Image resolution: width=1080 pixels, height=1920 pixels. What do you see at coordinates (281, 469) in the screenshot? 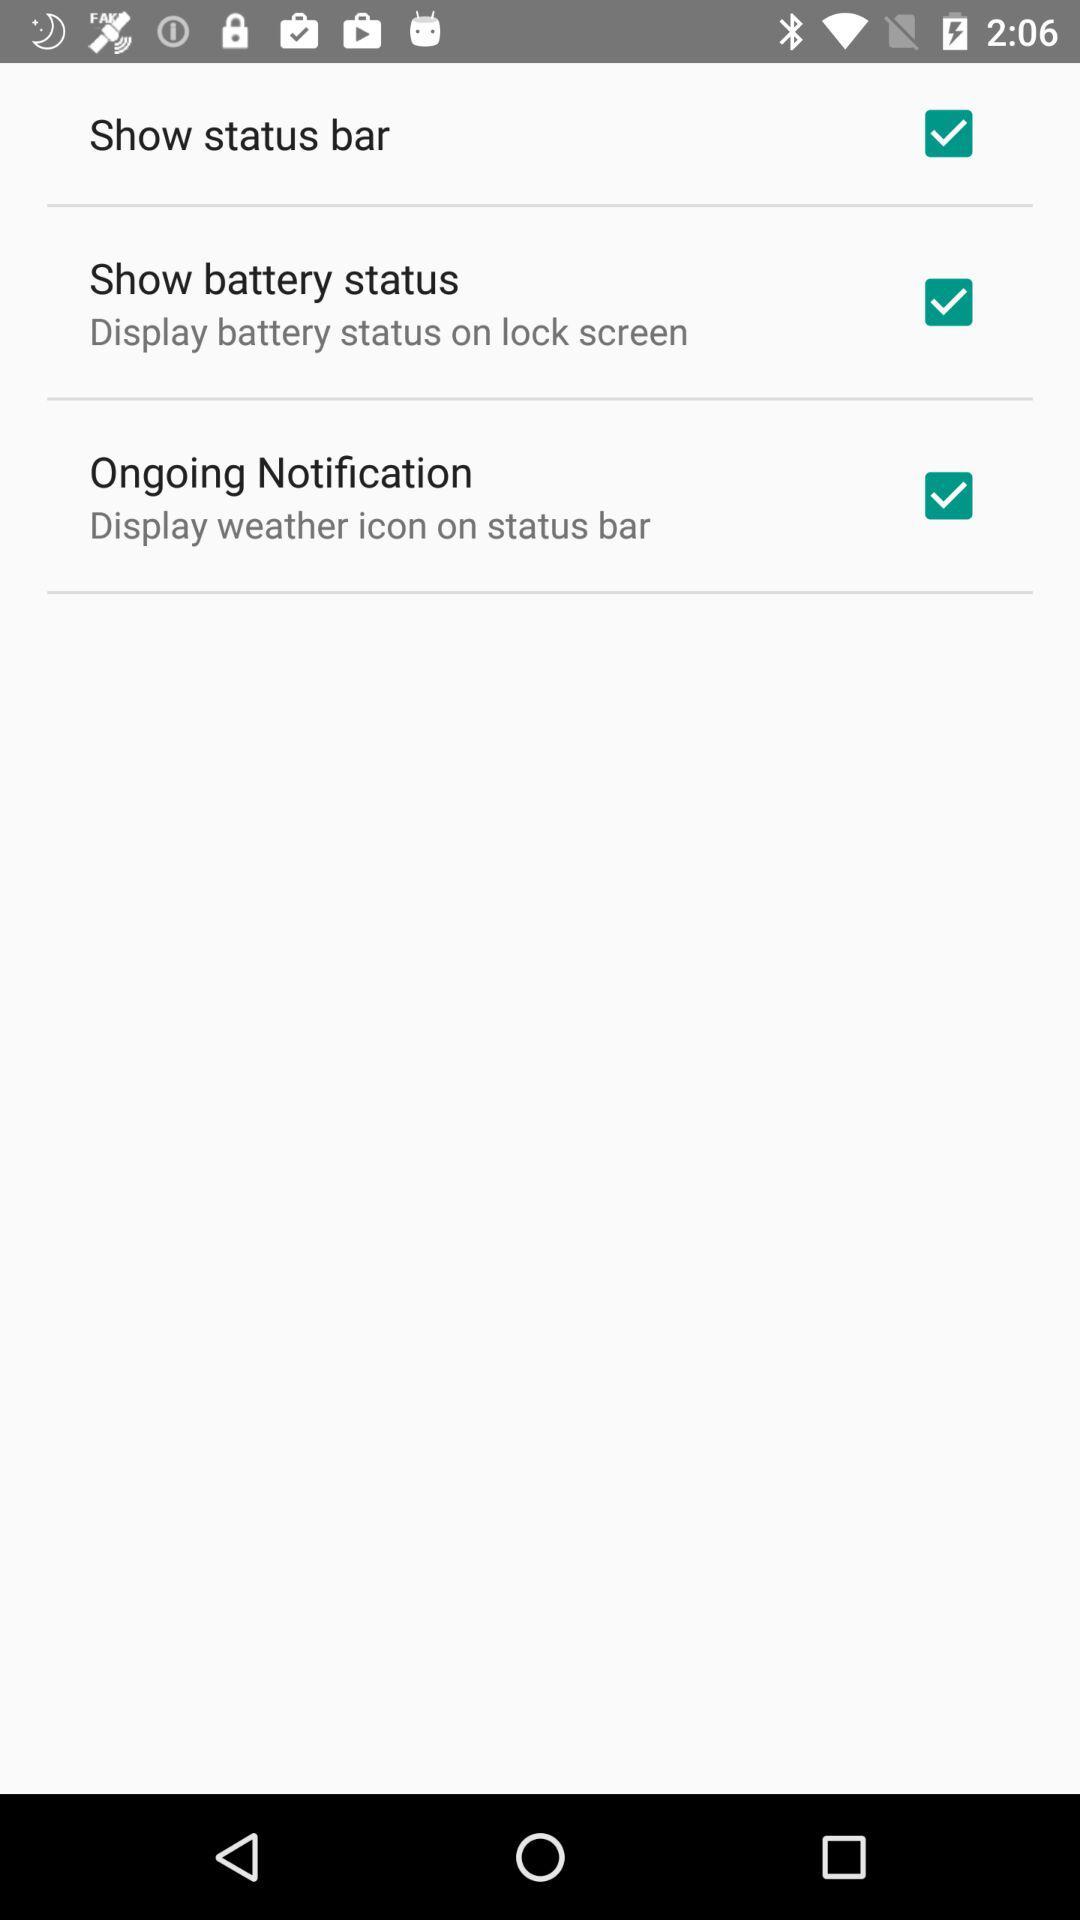
I see `the ongoing notification item` at bounding box center [281, 469].